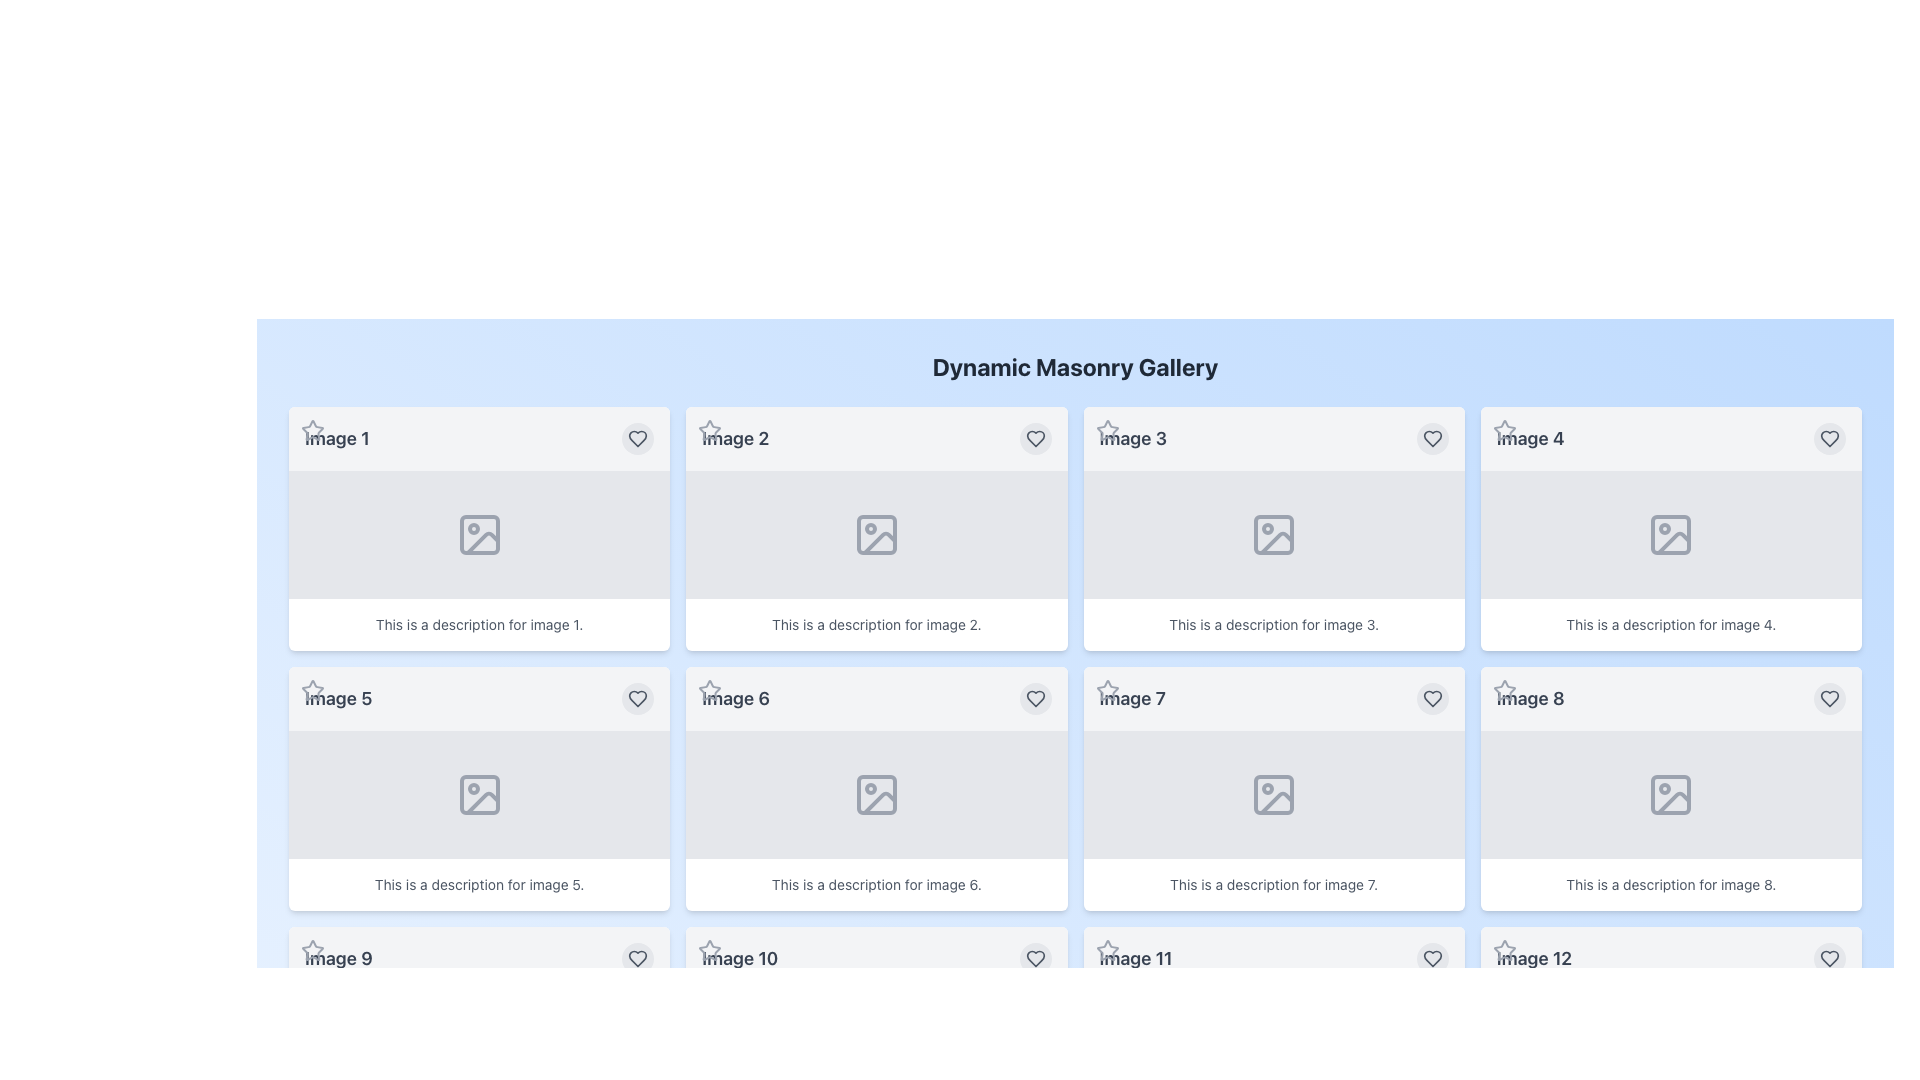 This screenshot has height=1080, width=1920. What do you see at coordinates (637, 958) in the screenshot?
I see `the heart-shaped icon button located in the upper-right corner of the card for 'Image 9'` at bounding box center [637, 958].